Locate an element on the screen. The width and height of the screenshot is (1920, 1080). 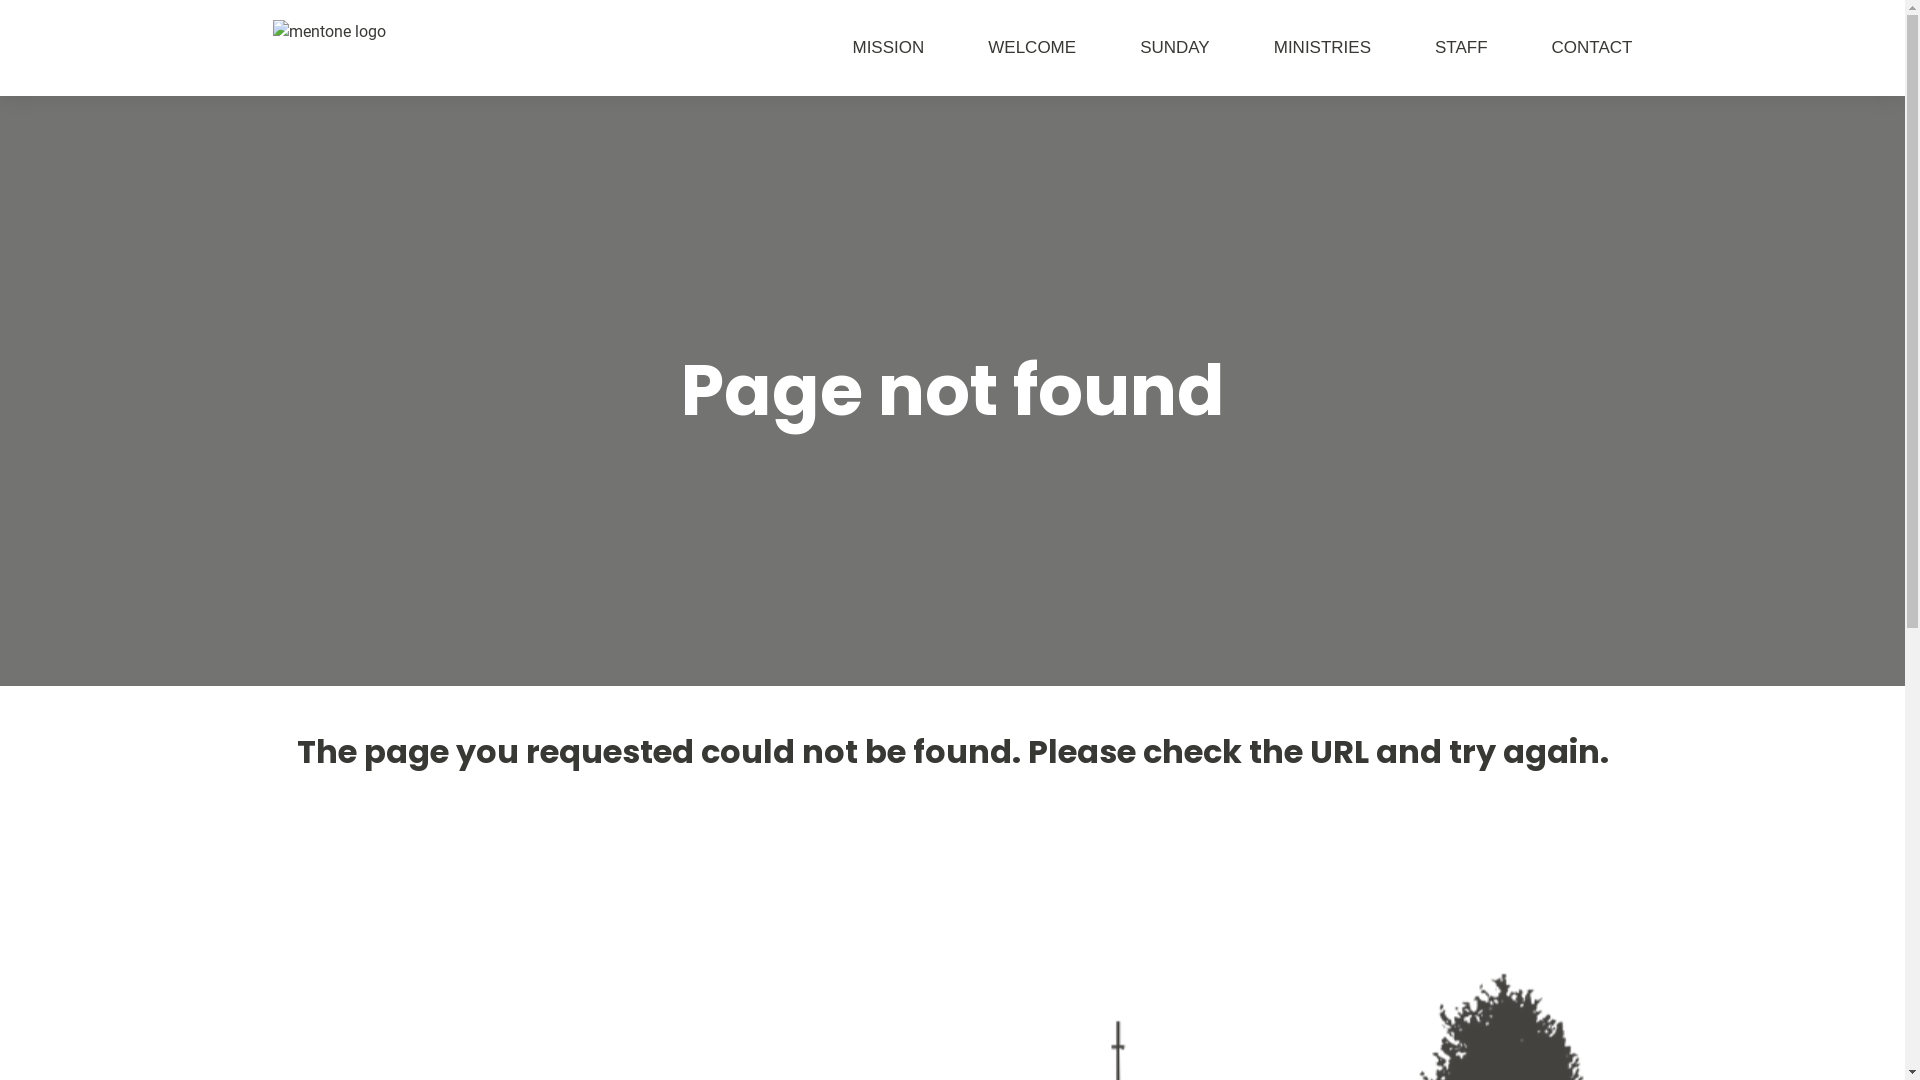
'WELCOME' is located at coordinates (923, 46).